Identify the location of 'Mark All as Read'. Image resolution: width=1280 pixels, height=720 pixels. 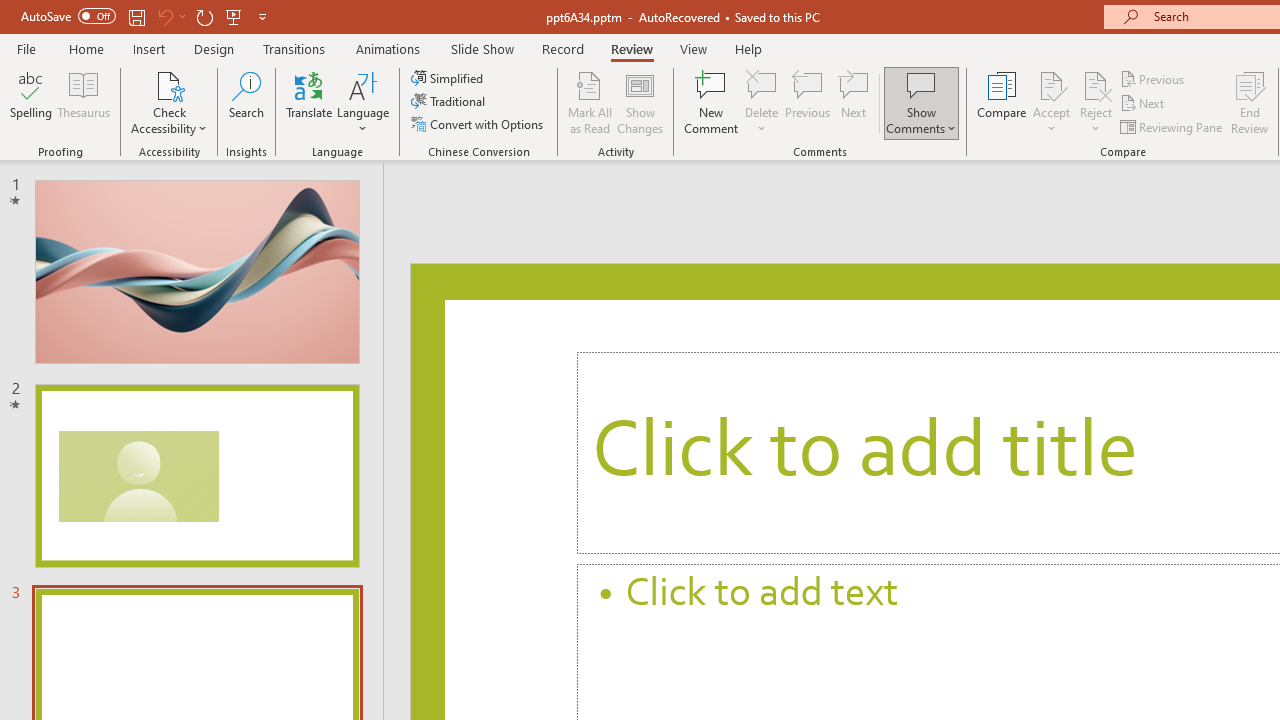
(589, 103).